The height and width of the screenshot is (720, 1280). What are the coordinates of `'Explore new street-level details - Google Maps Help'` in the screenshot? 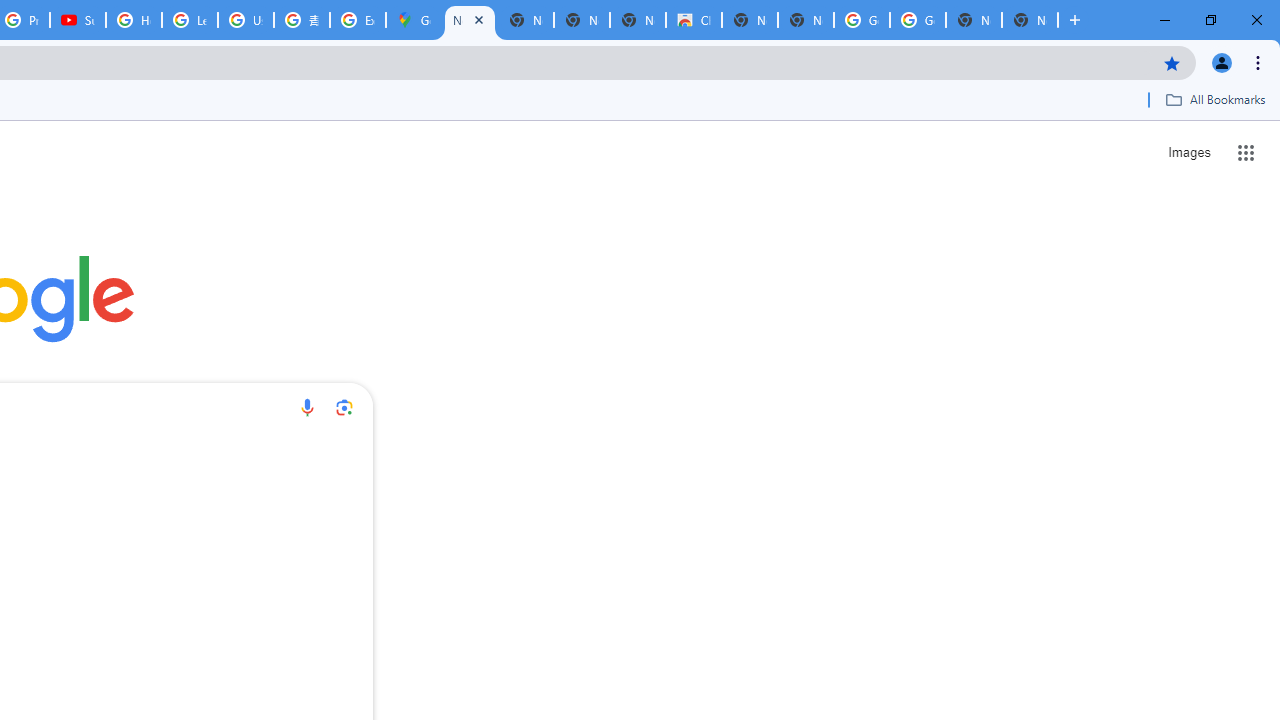 It's located at (358, 20).